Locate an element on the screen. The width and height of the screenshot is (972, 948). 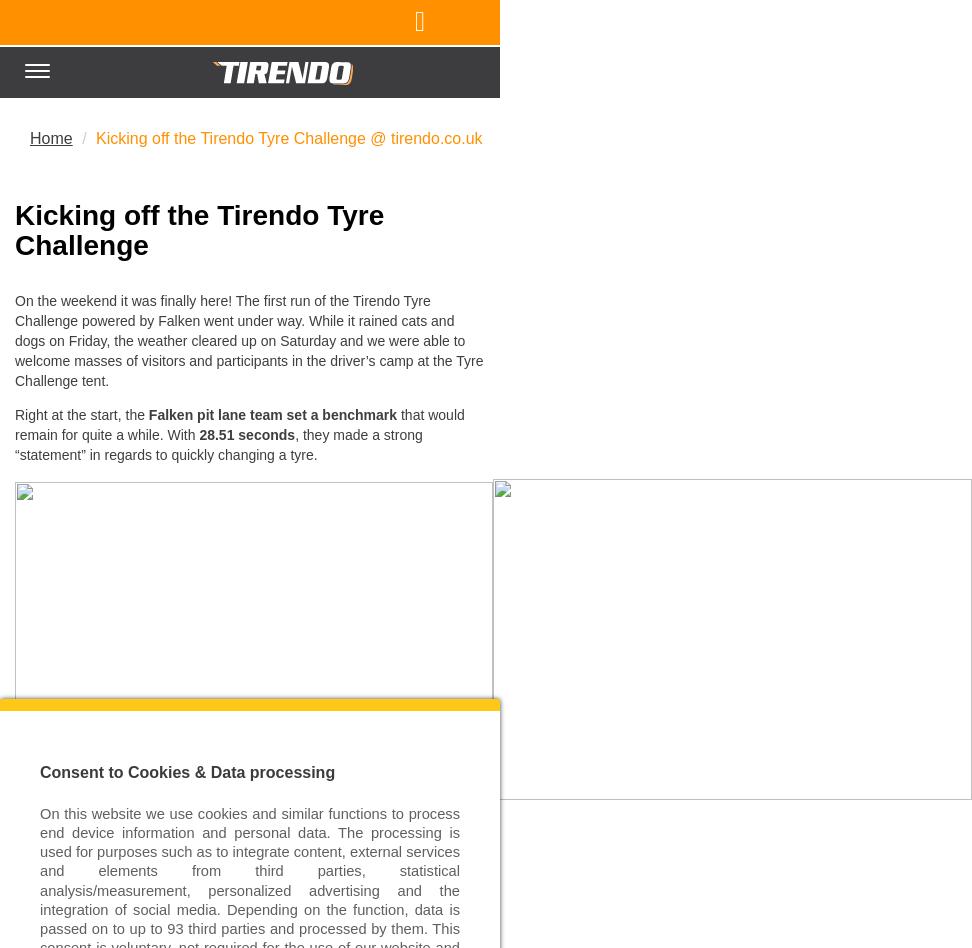
'Kicking off the Tirendo Tyre Challenge @ tirendo.co.uk' is located at coordinates (95, 137).